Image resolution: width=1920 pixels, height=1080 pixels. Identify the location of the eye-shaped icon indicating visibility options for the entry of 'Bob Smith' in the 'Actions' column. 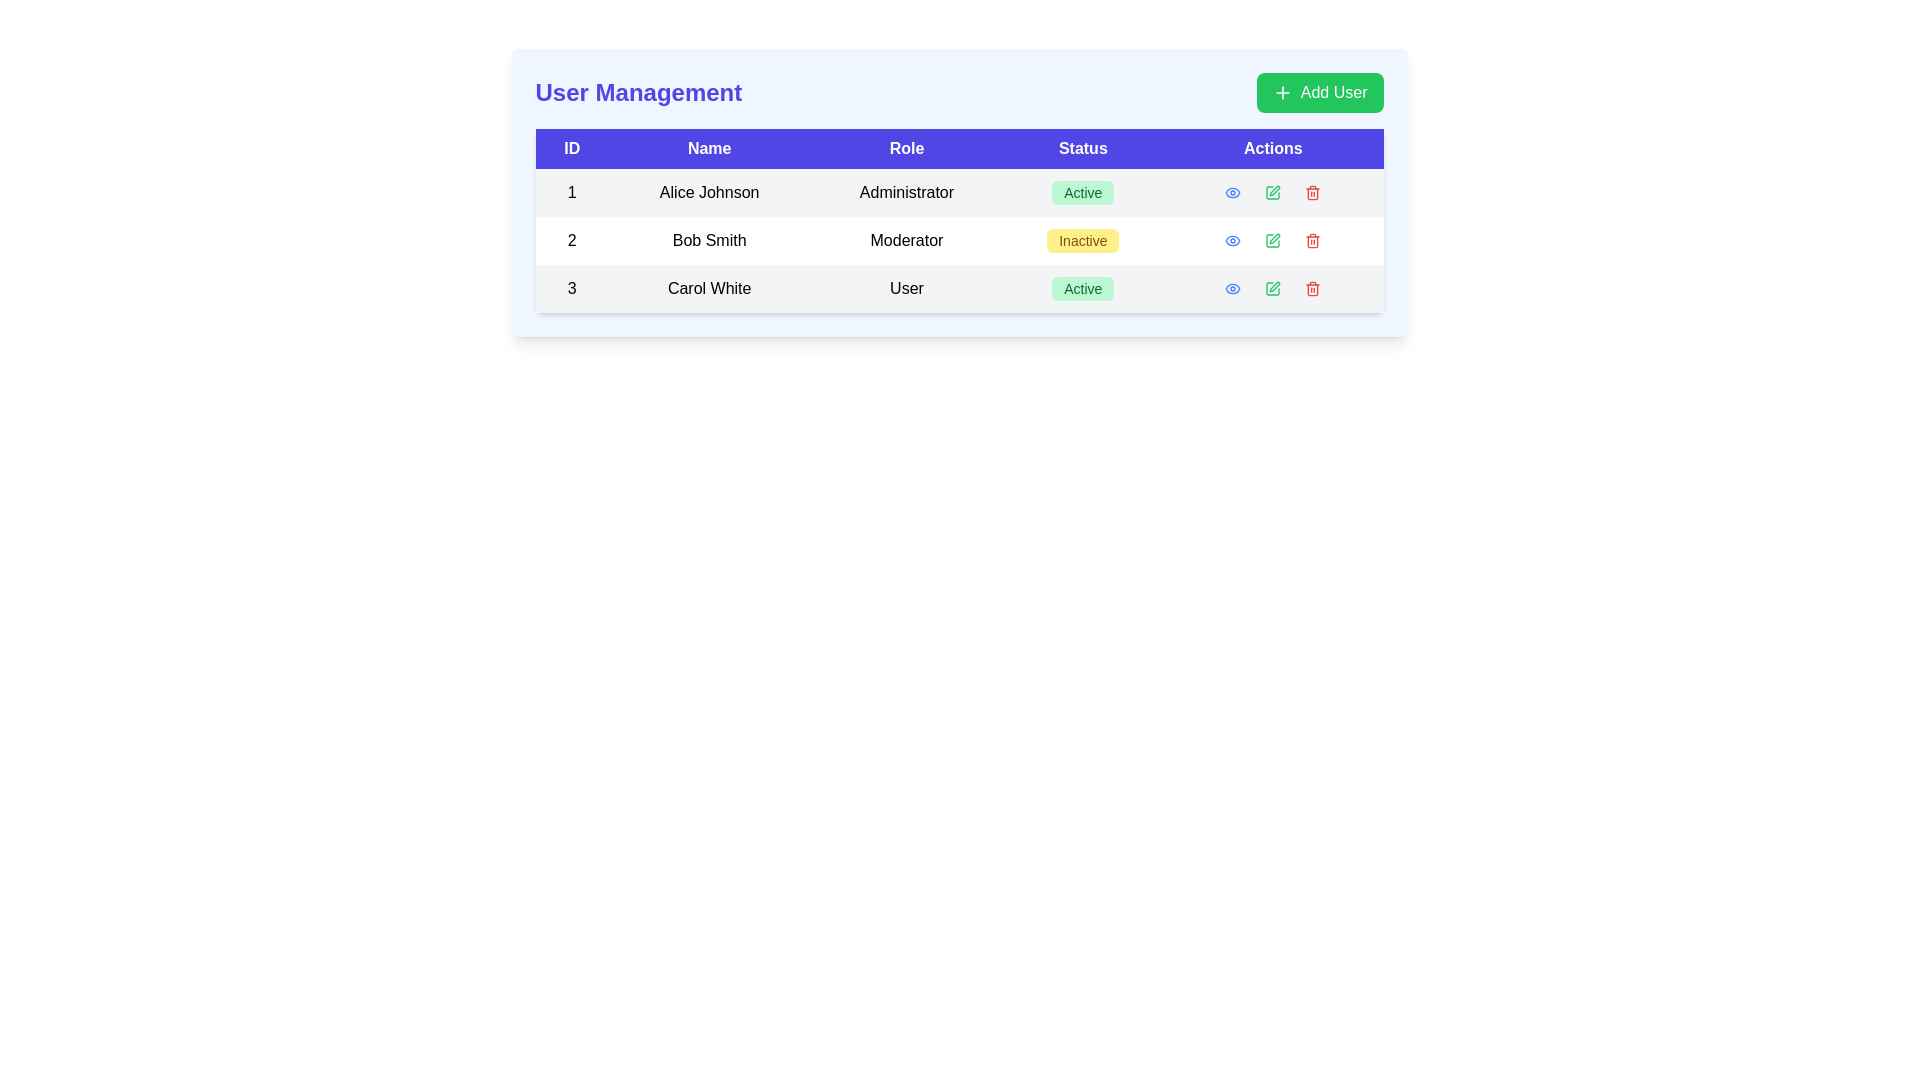
(1232, 239).